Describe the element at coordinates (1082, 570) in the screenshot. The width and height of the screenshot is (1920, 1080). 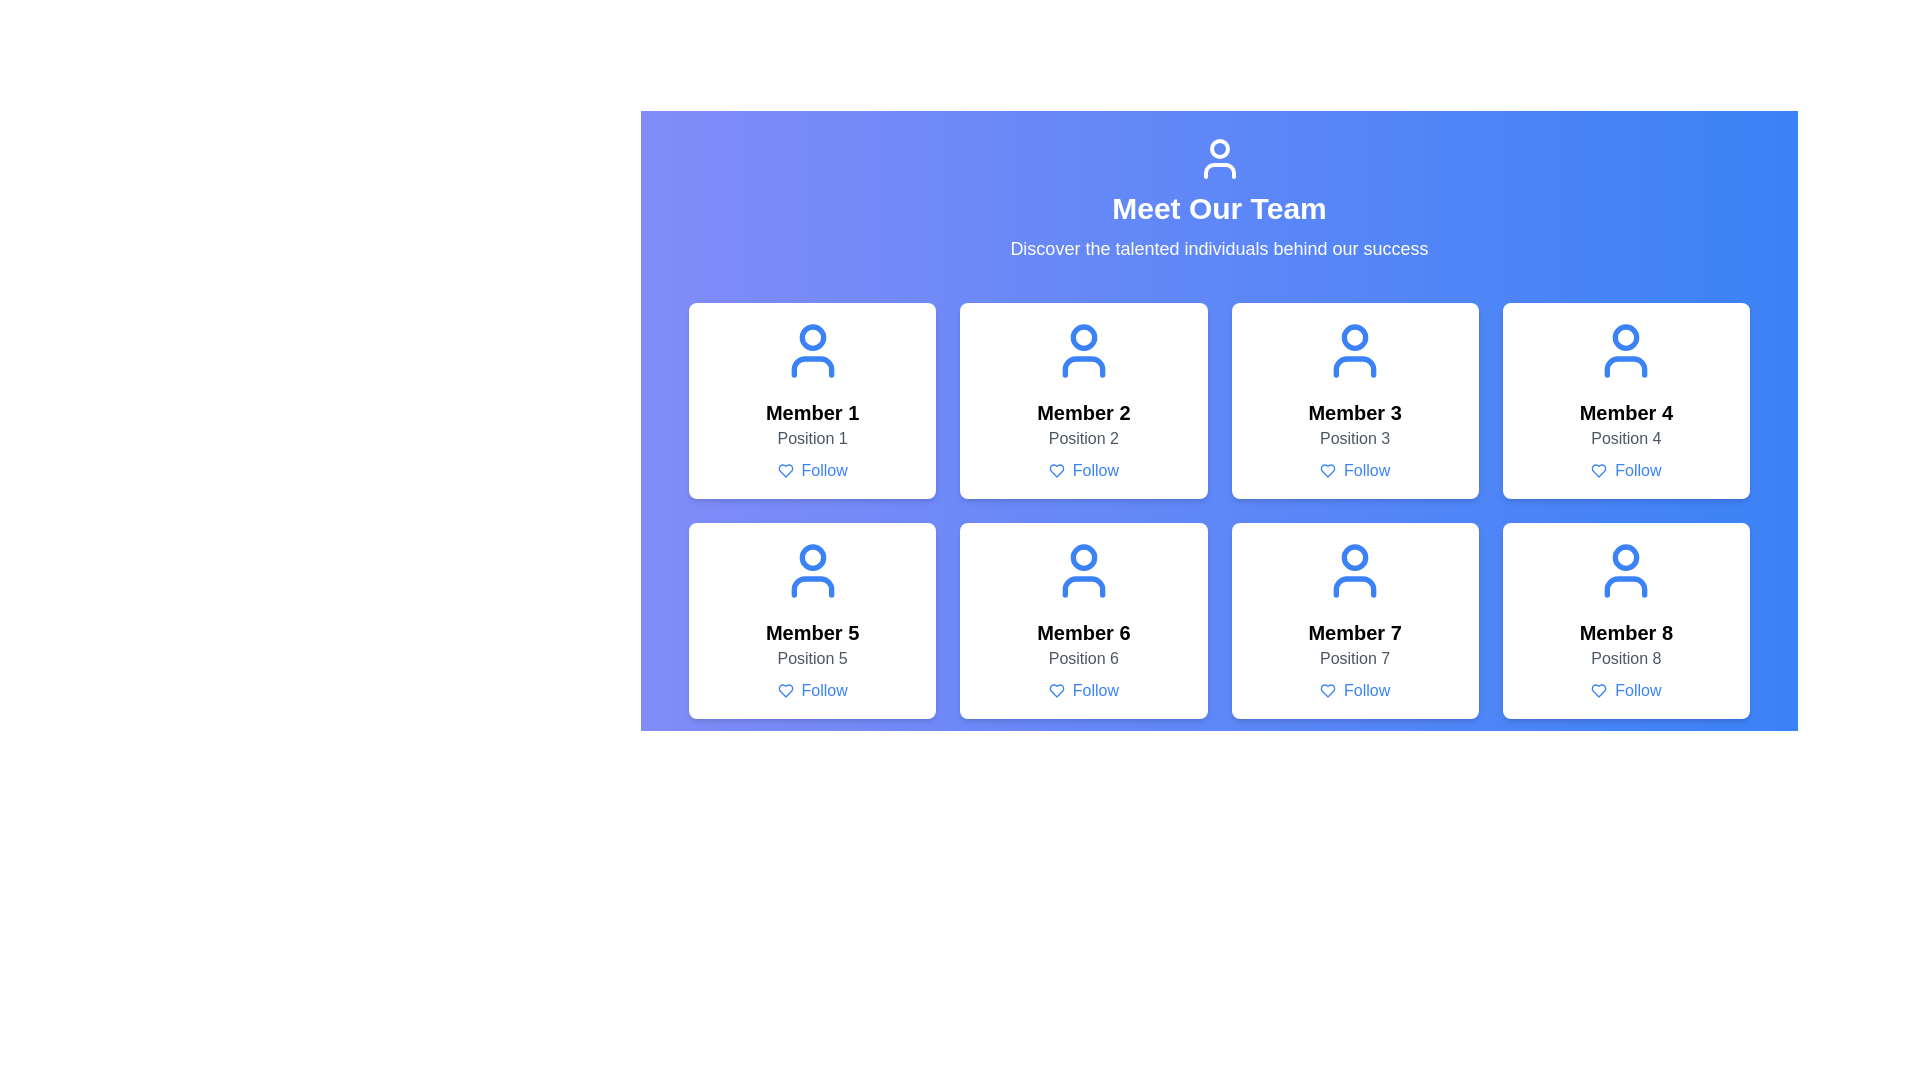
I see `'Member 6' icon located at the top-center of the Member 6 card, which visually represents the user` at that location.